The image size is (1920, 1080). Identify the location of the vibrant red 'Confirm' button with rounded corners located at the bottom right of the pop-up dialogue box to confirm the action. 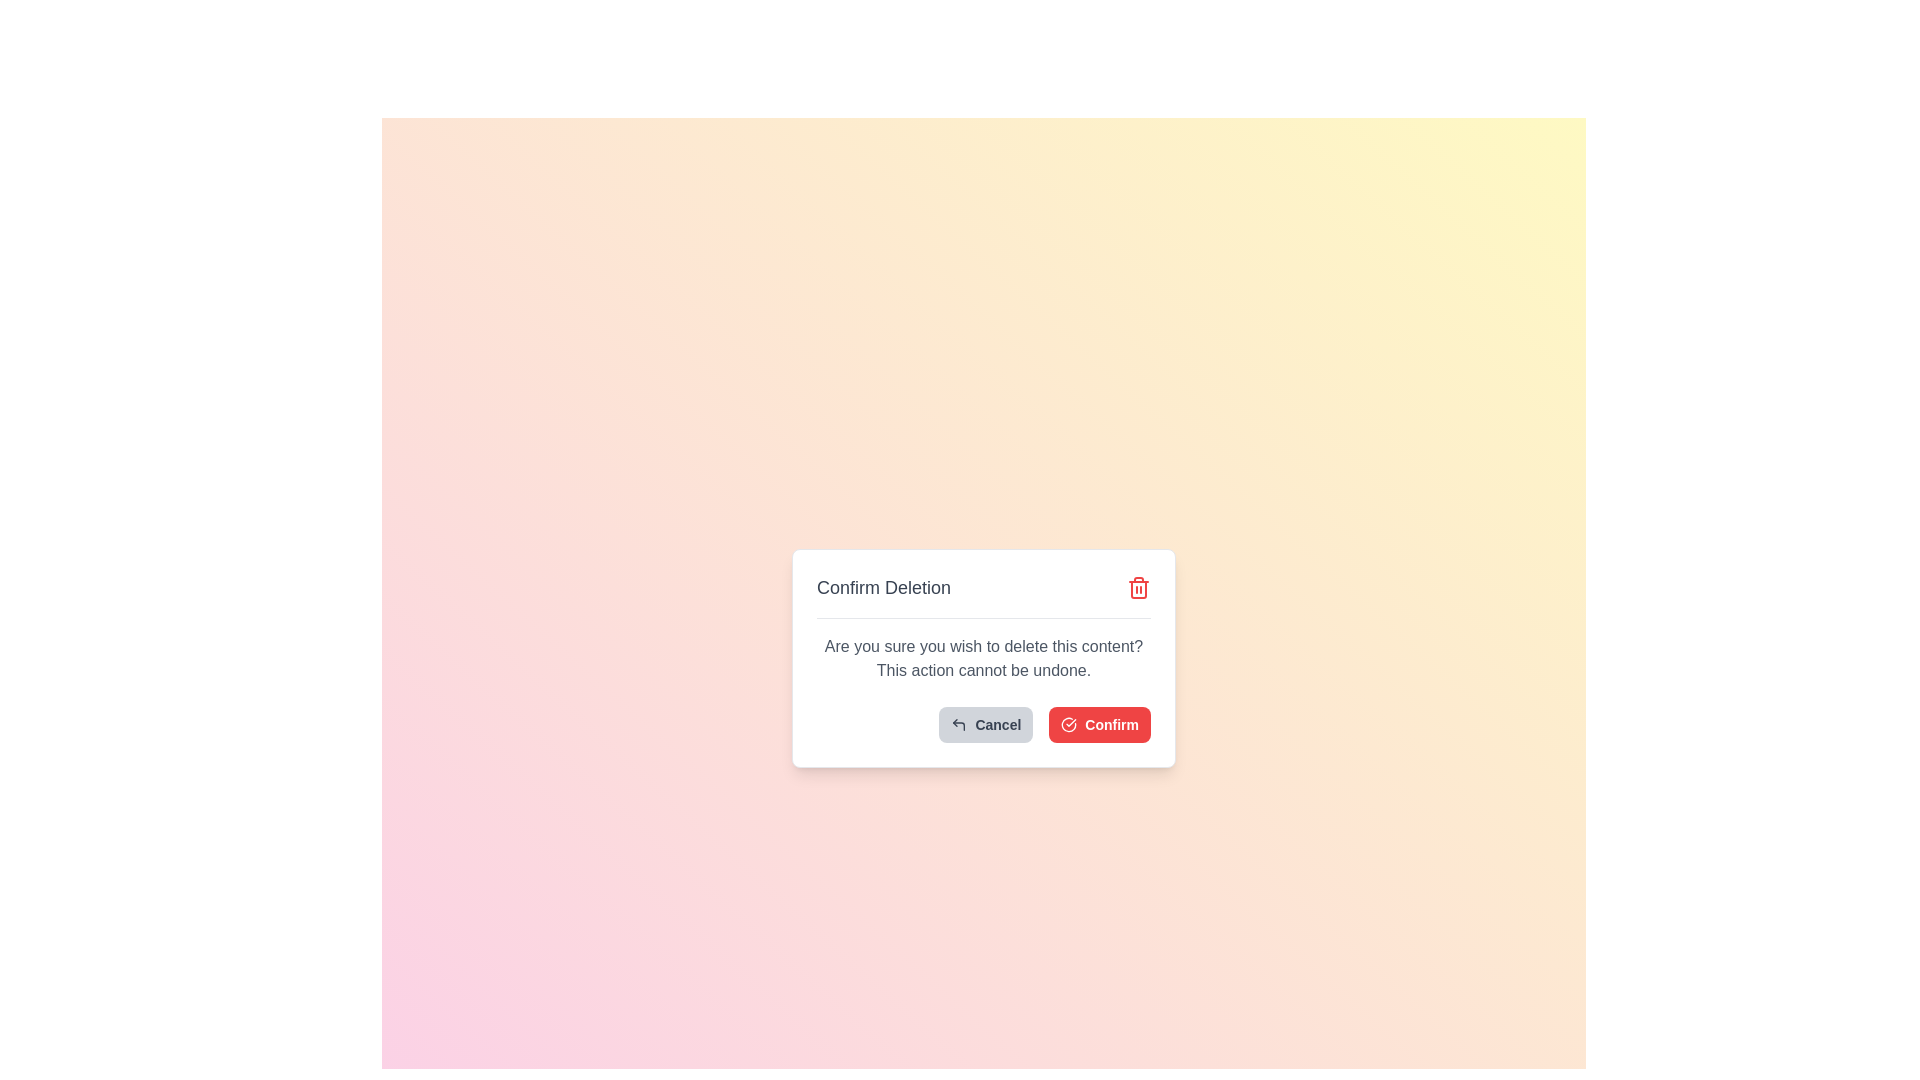
(1099, 724).